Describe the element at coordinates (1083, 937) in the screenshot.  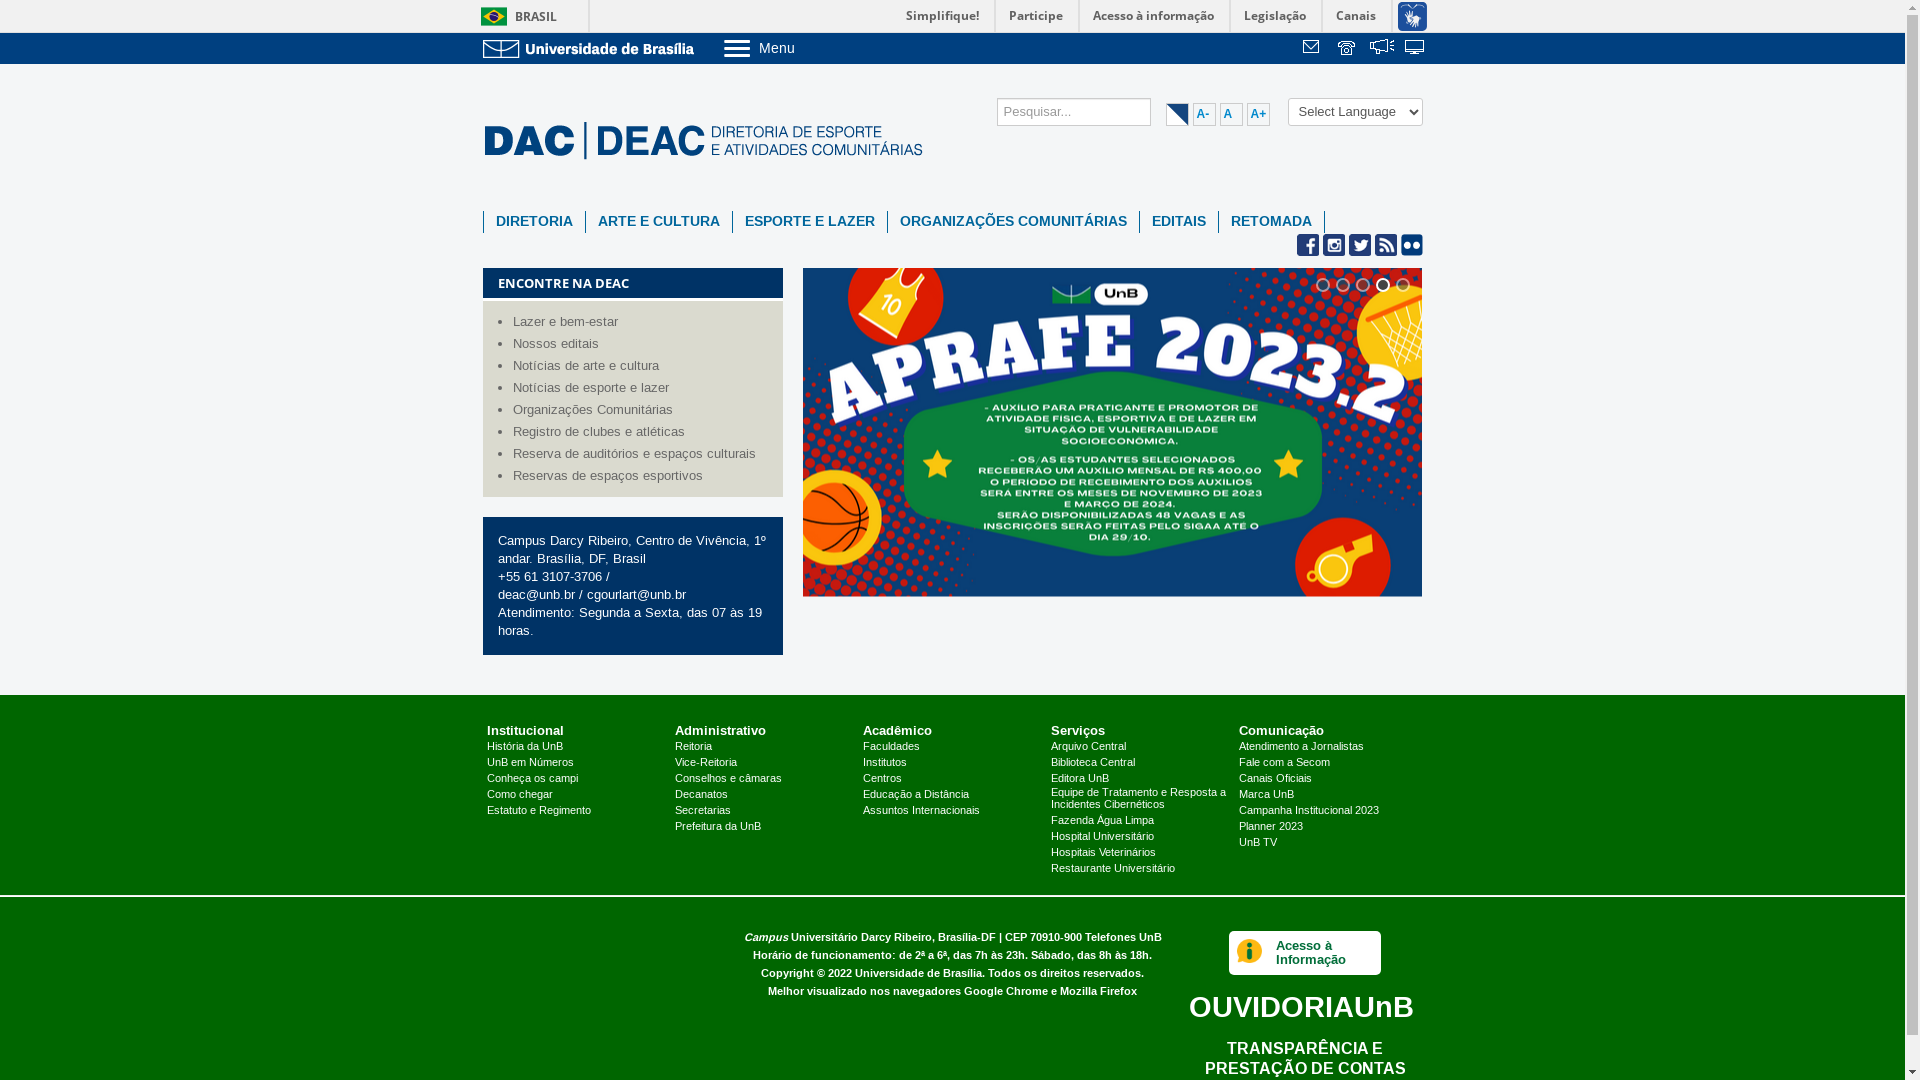
I see `'Telefones UnB'` at that location.